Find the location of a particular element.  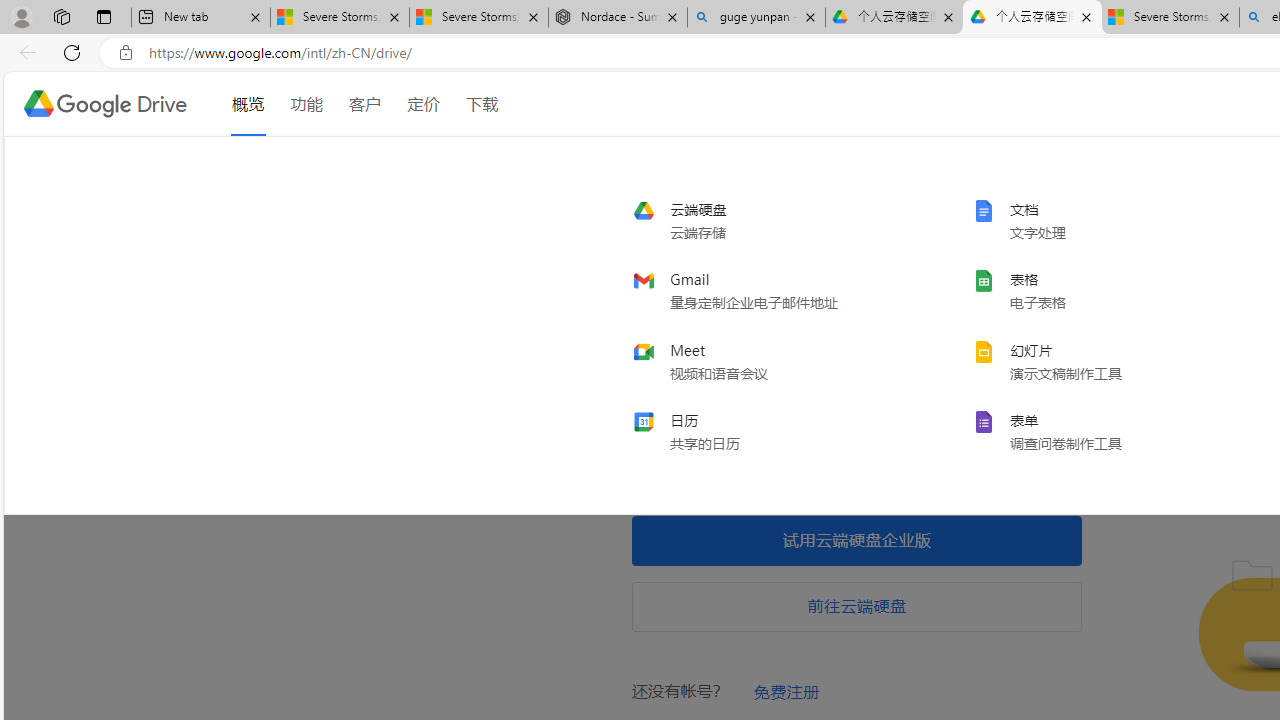

'forms' is located at coordinates (1104, 430).